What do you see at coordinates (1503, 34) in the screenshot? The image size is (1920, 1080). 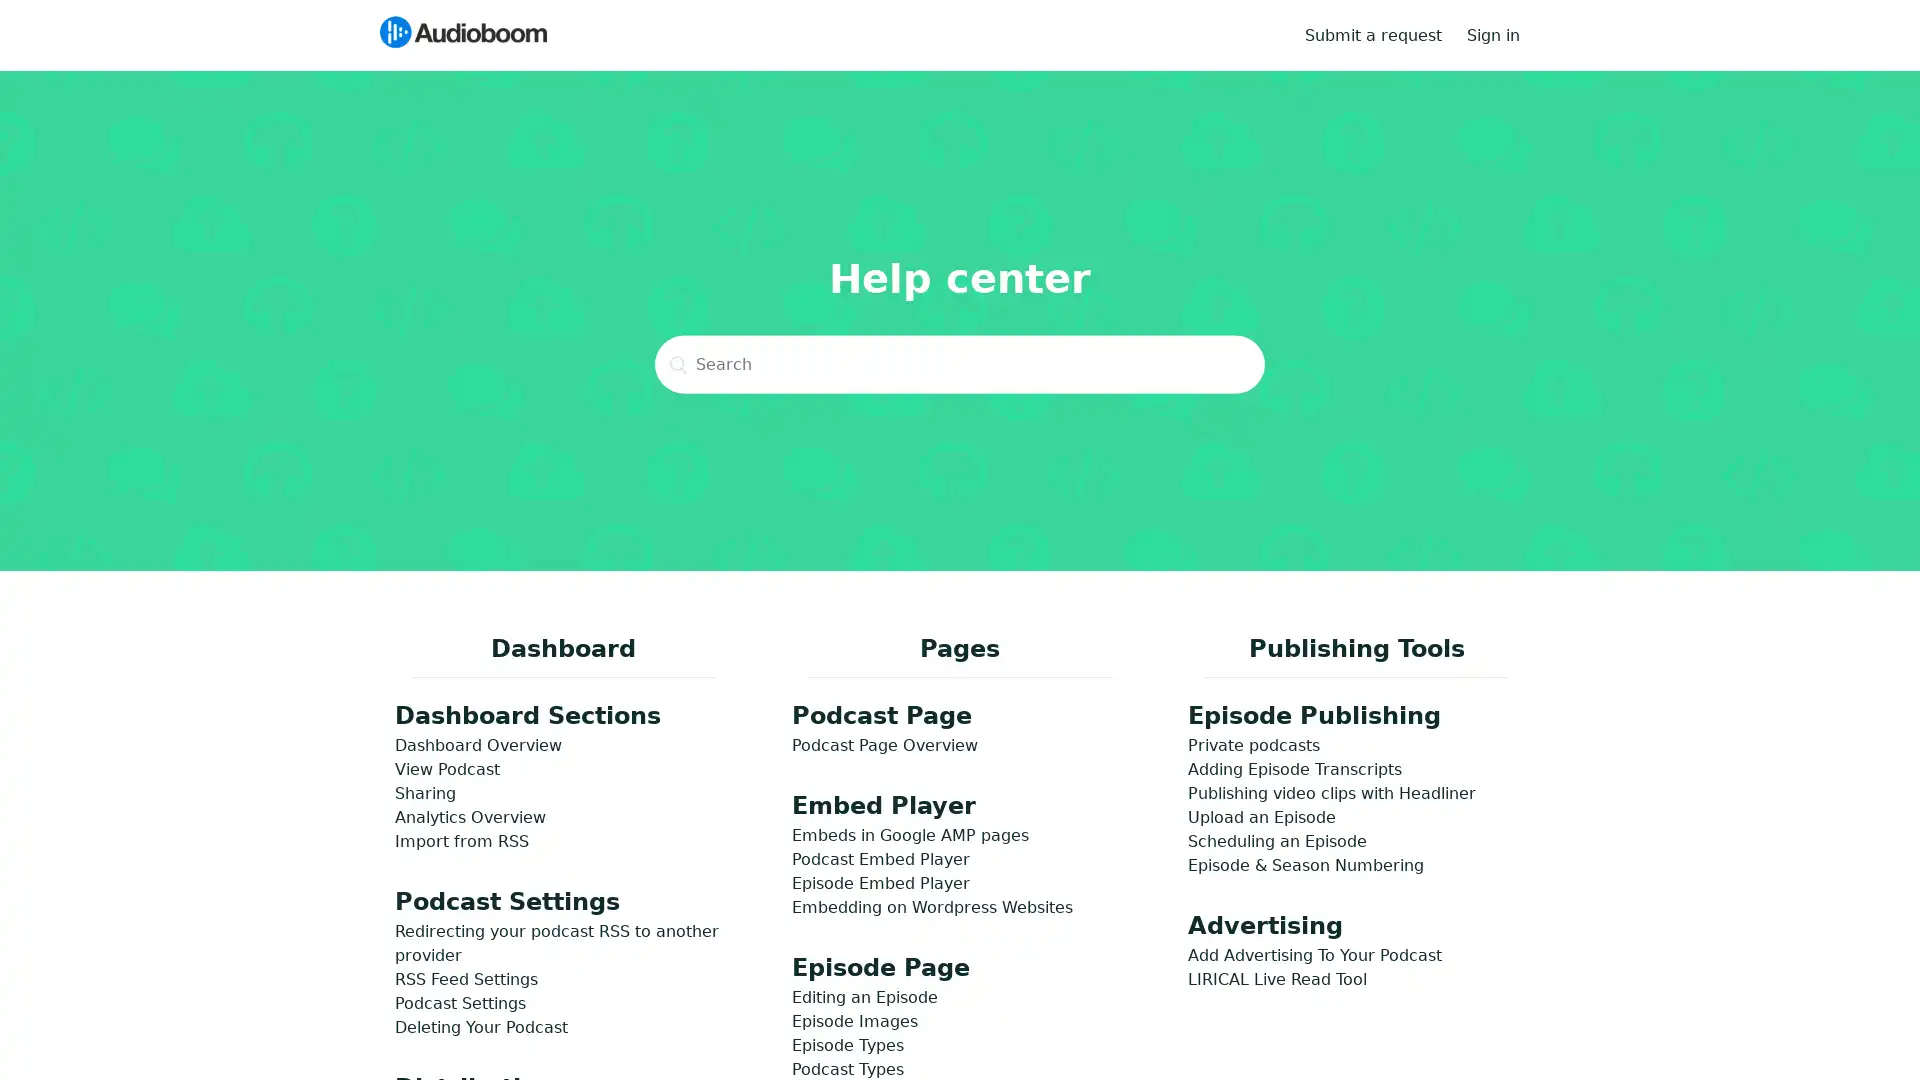 I see `Sign in` at bounding box center [1503, 34].